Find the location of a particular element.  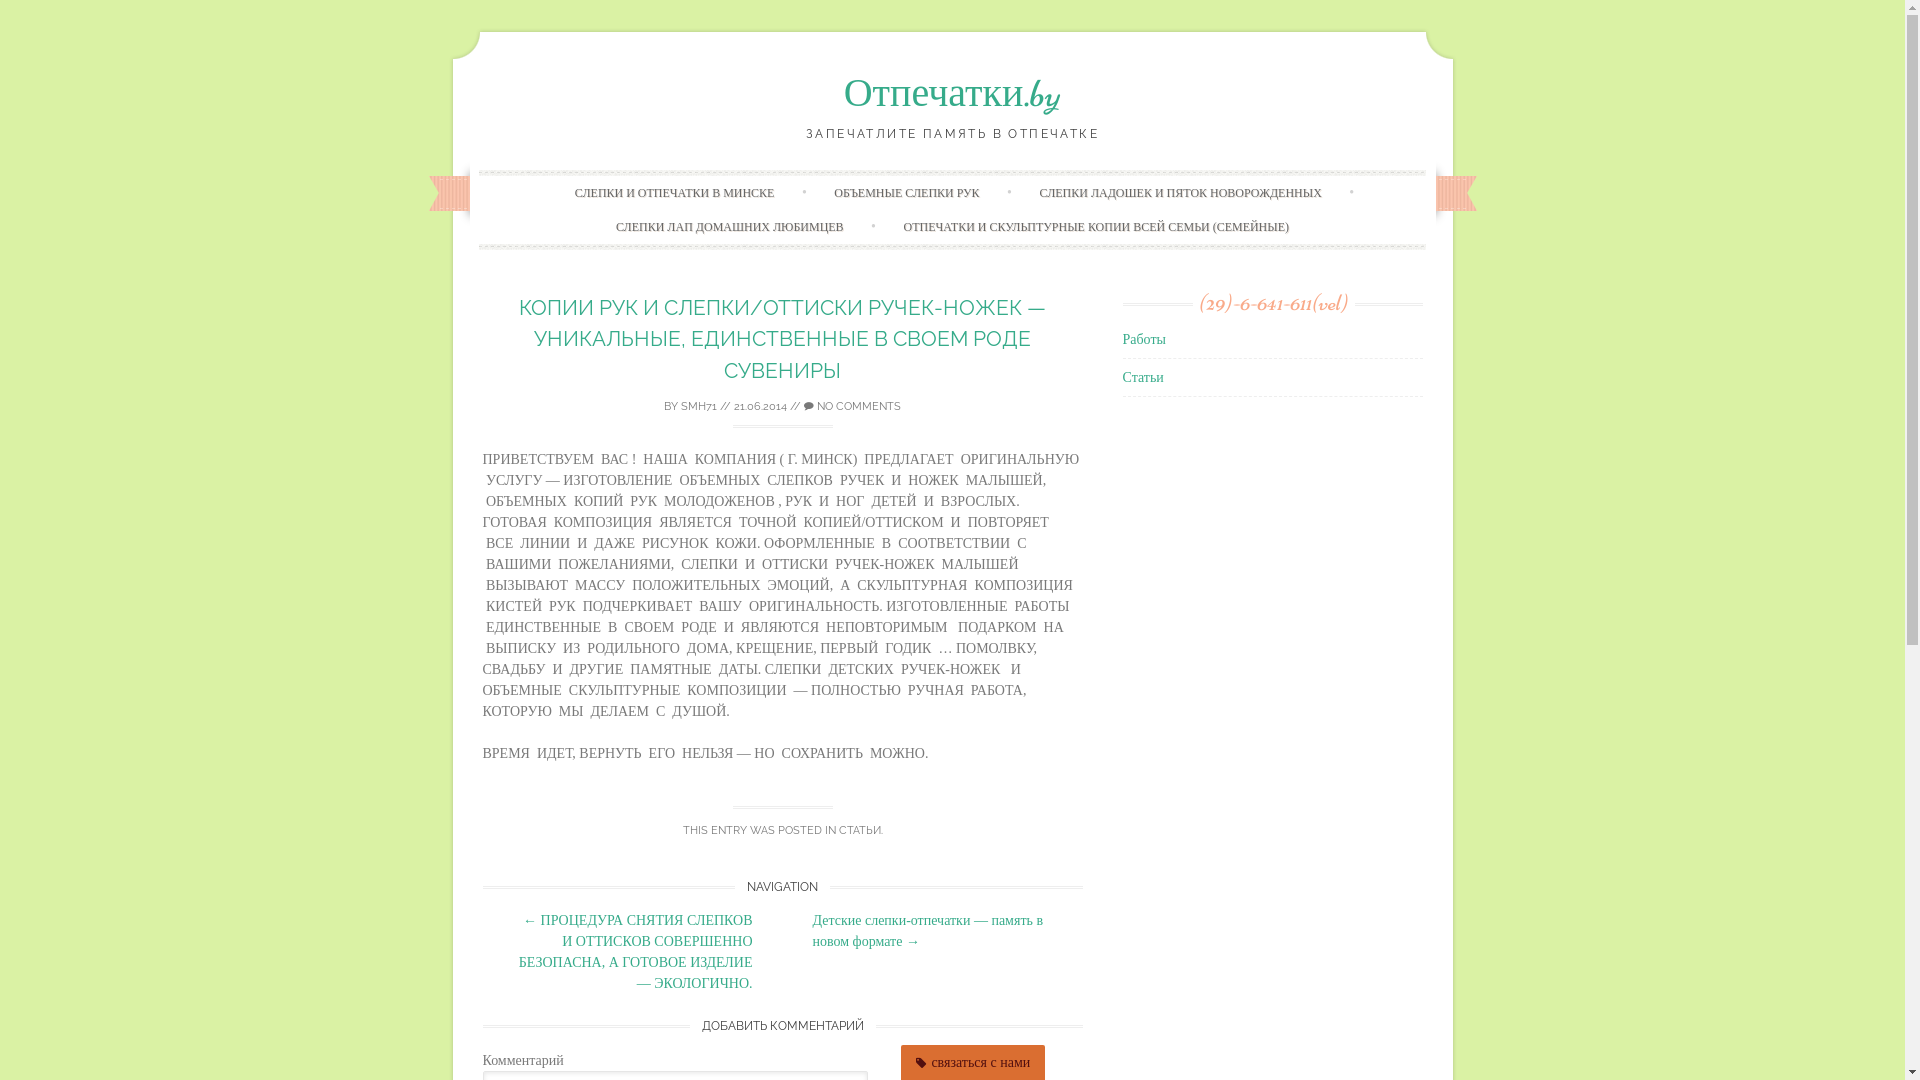

'NO COMMENTS' is located at coordinates (804, 405).